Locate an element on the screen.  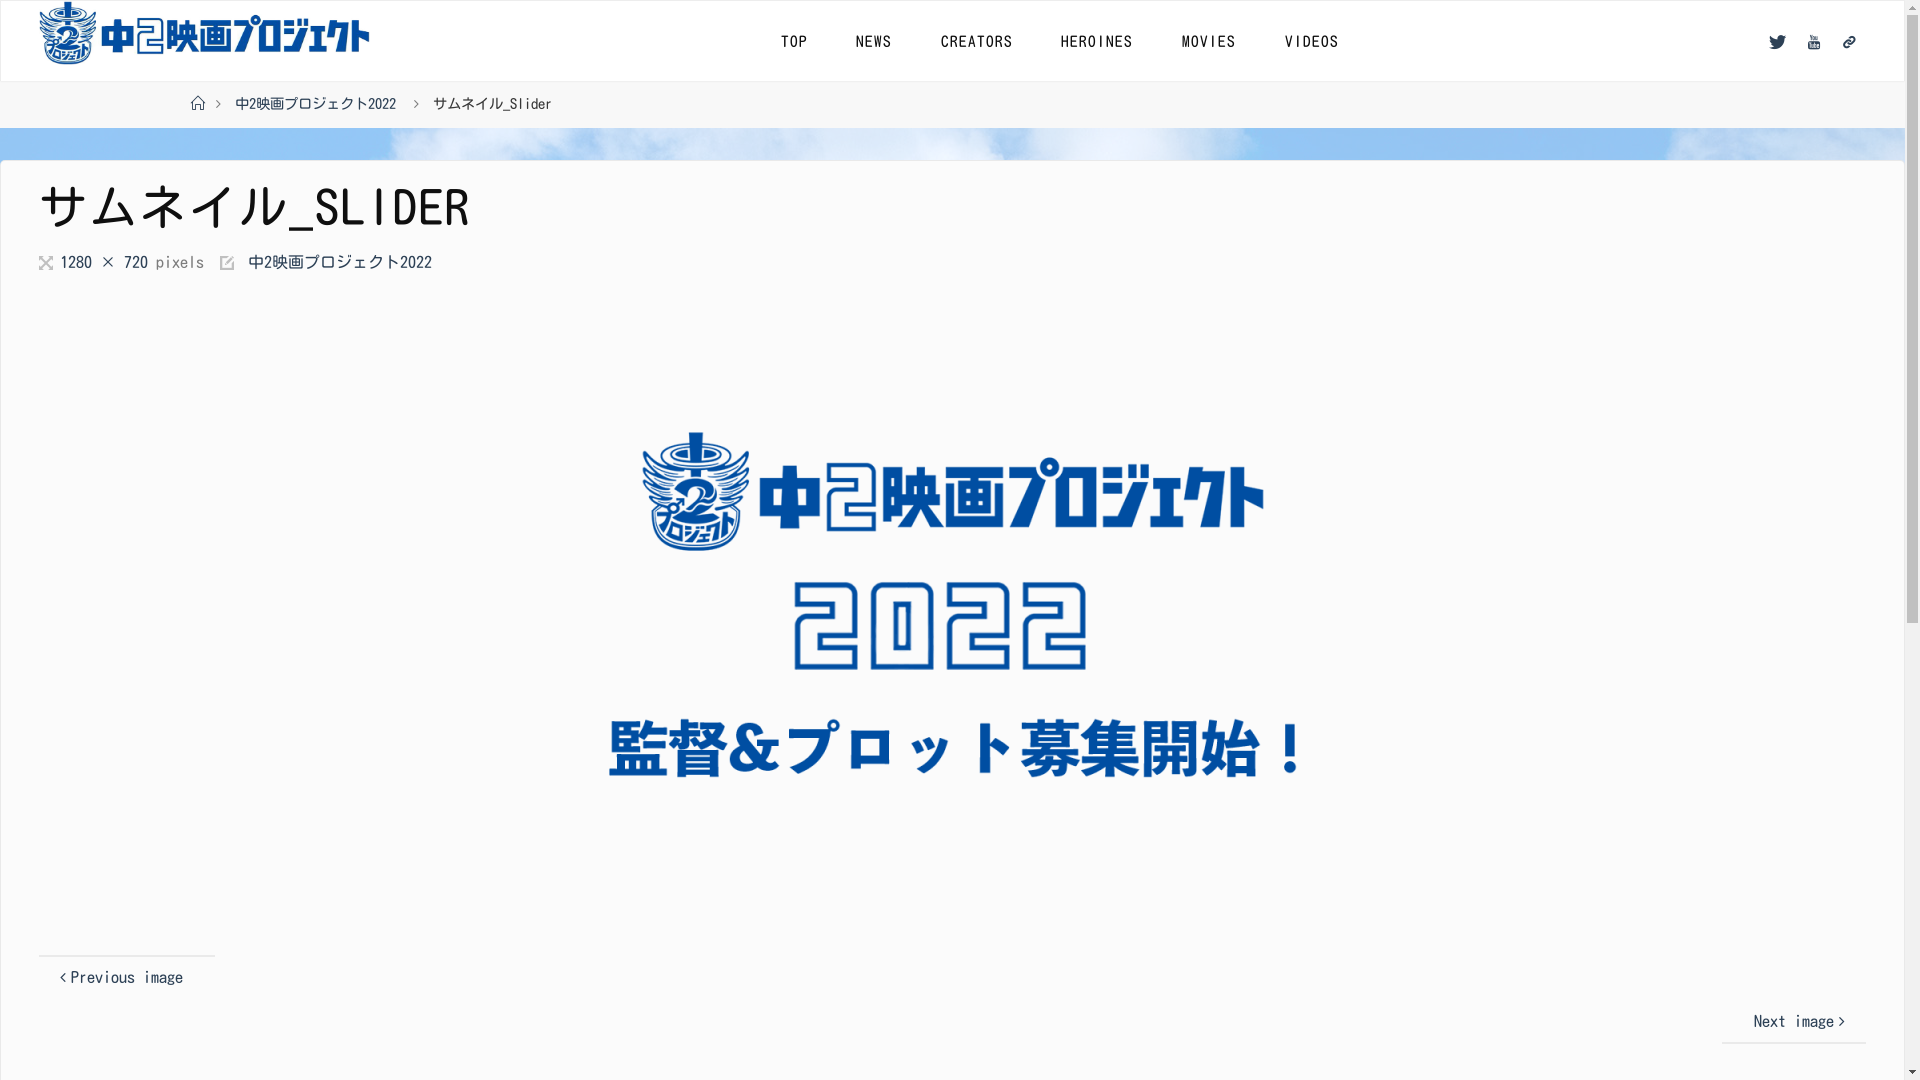
'Twitter' is located at coordinates (1777, 41).